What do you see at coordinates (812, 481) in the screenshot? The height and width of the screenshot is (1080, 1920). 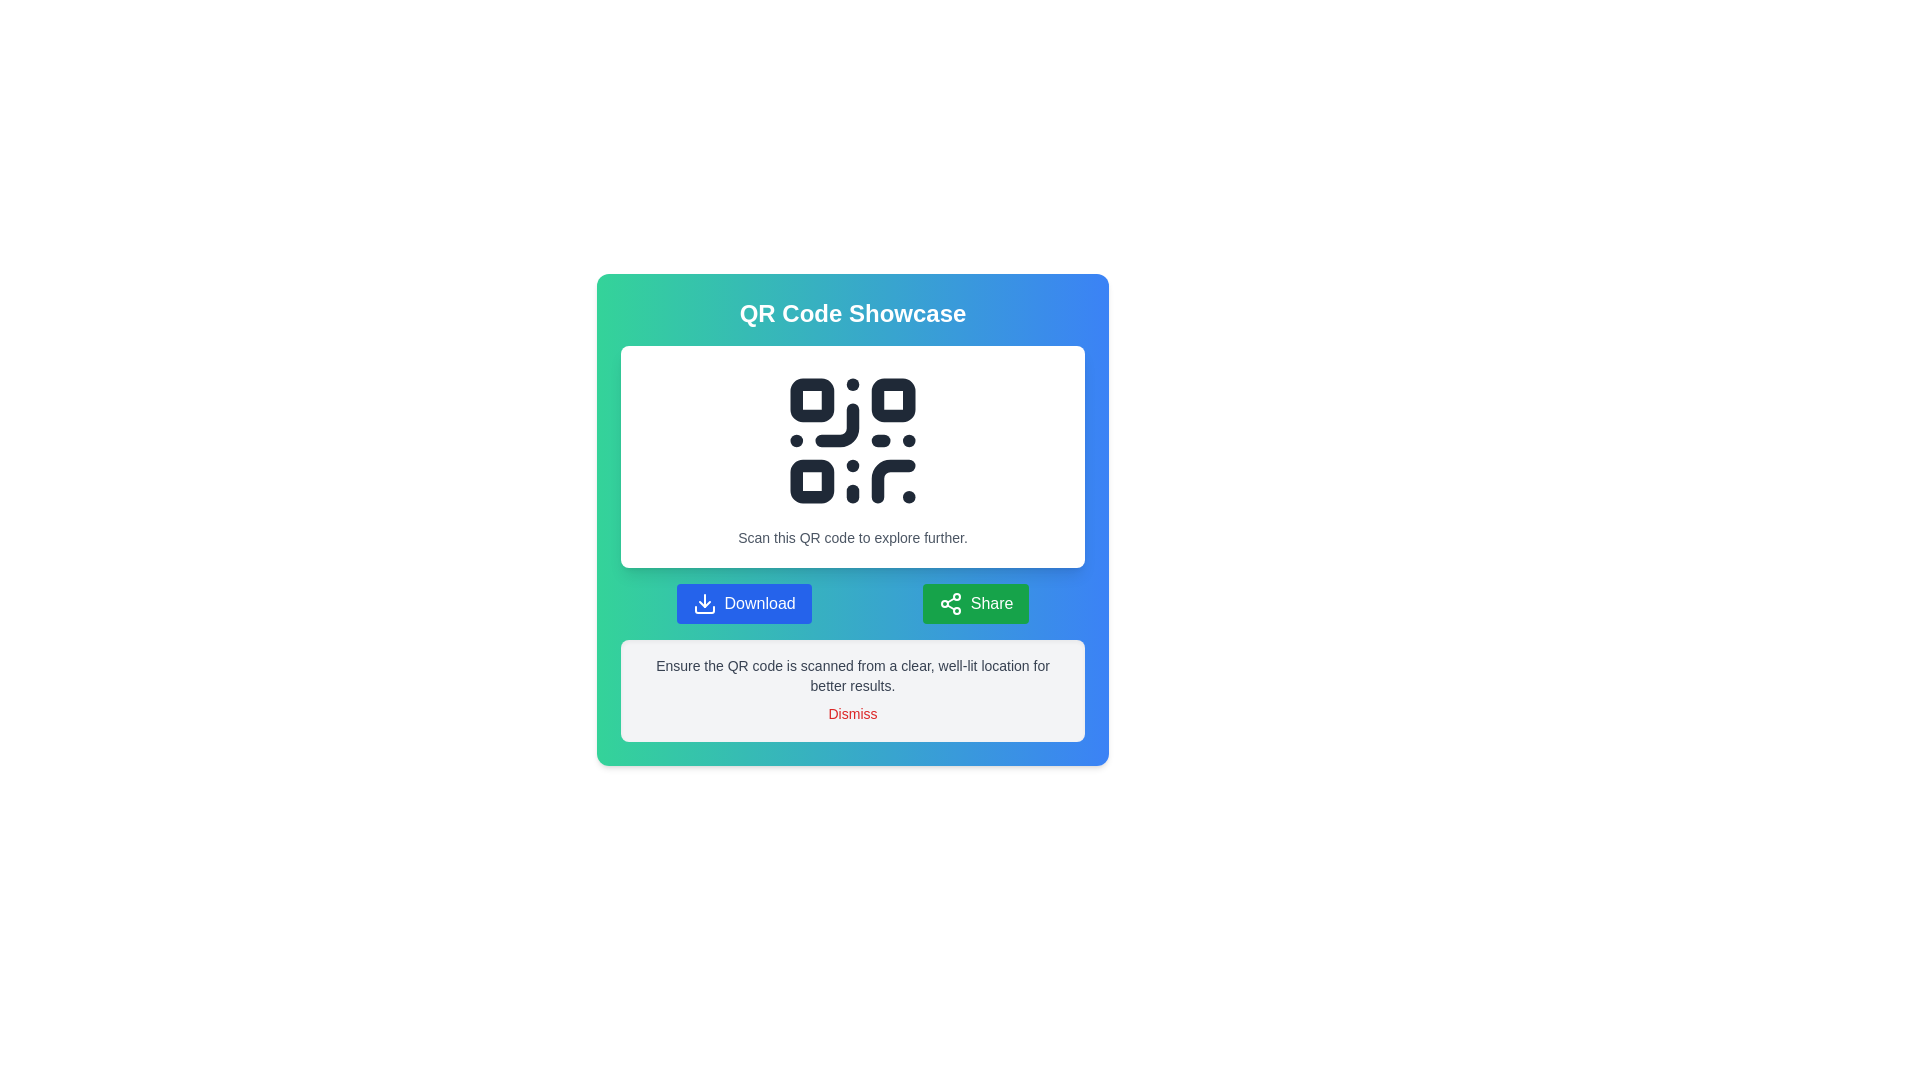 I see `the small, black, square block with rounded corners located in the bottom-left corner of the QR code graphic` at bounding box center [812, 481].